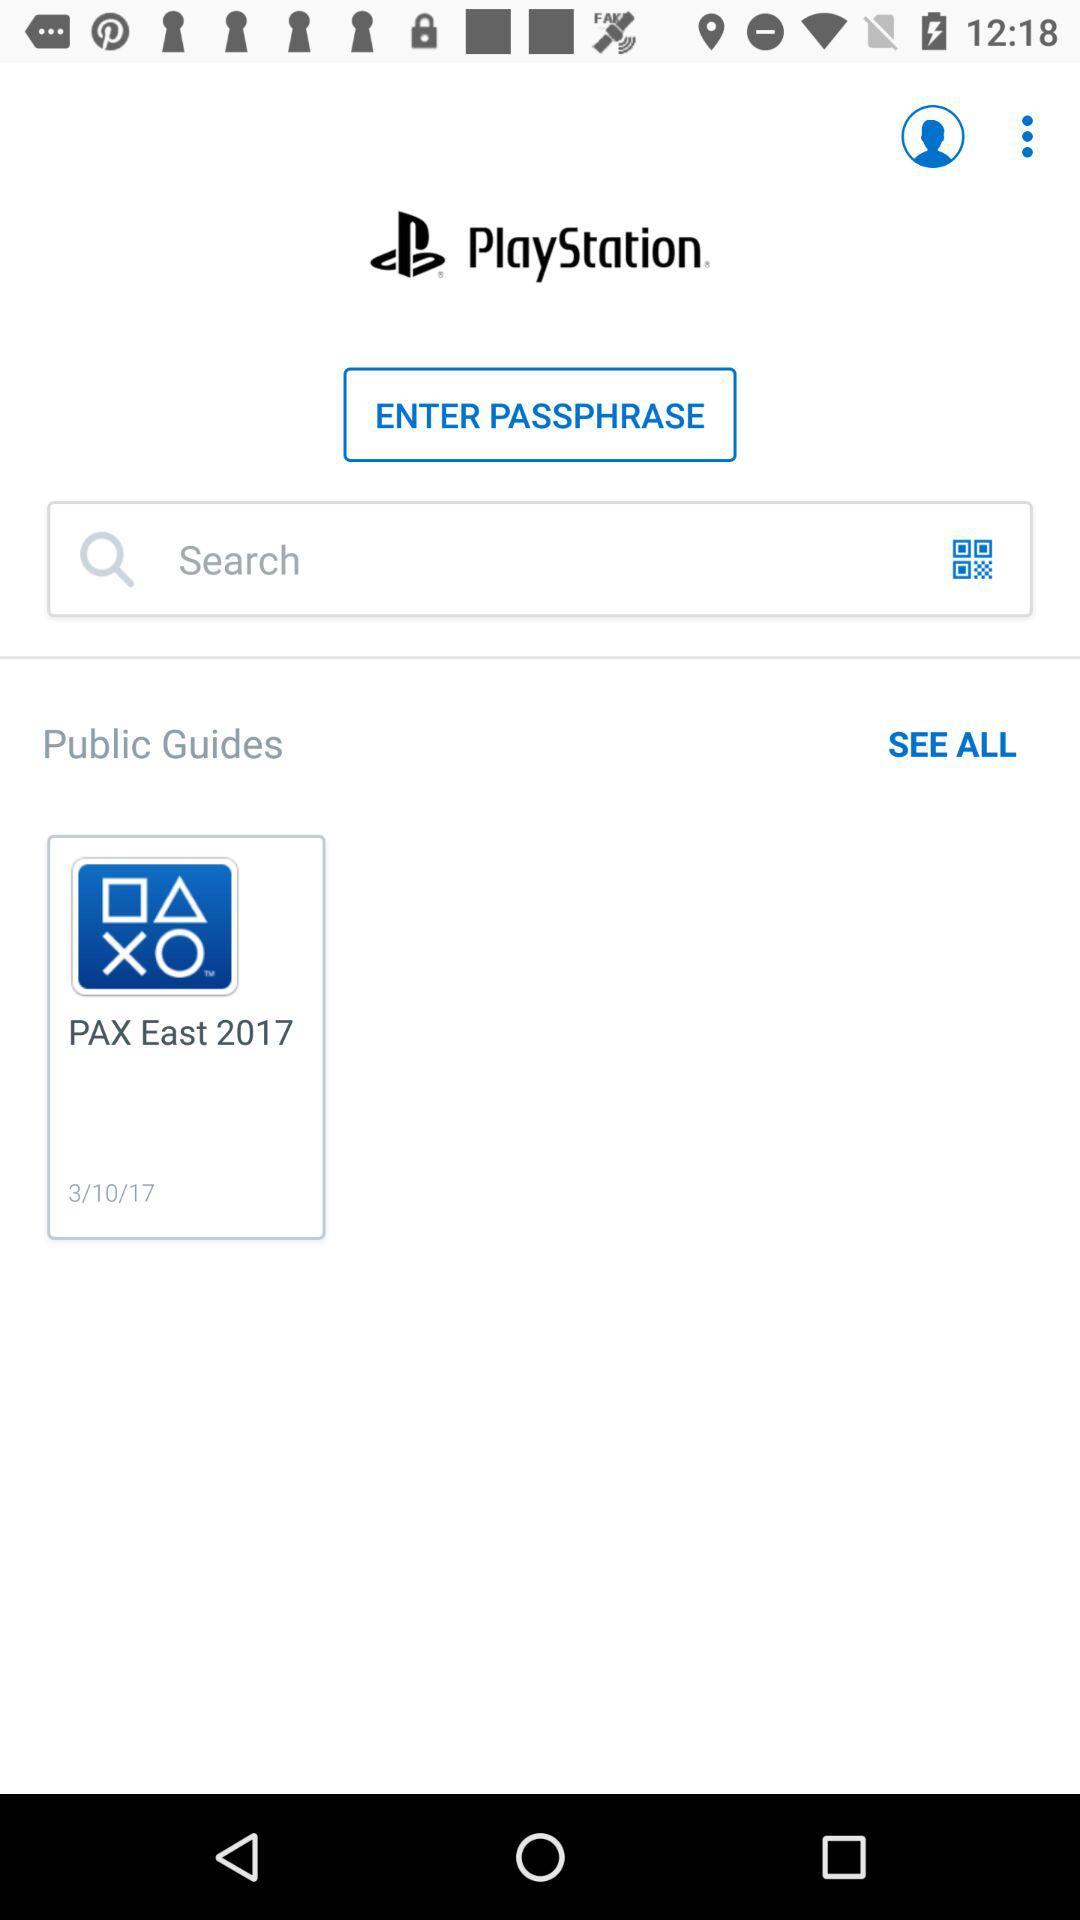 The height and width of the screenshot is (1920, 1080). Describe the element at coordinates (540, 413) in the screenshot. I see `text field which is below playstation on the page` at that location.